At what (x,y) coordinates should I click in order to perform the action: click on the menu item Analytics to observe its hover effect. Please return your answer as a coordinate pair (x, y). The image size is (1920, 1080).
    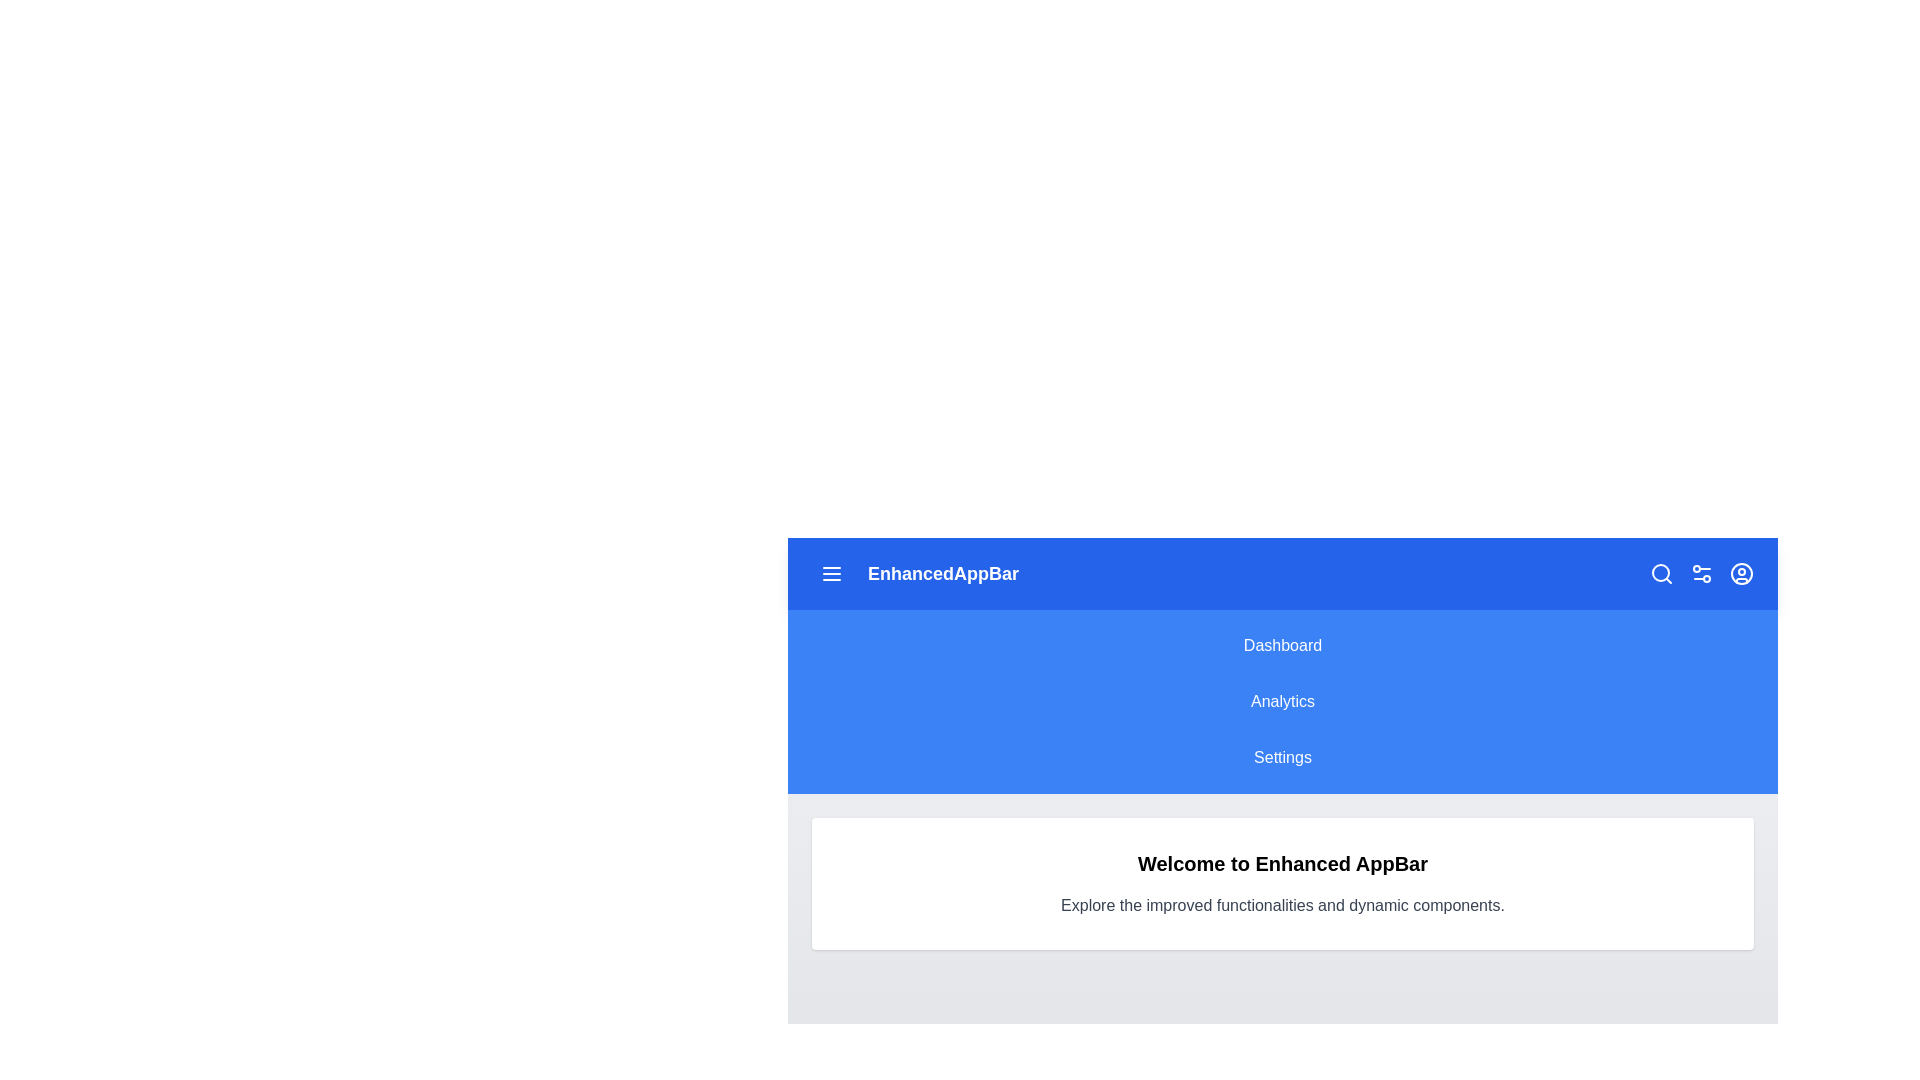
    Looking at the image, I should click on (1282, 701).